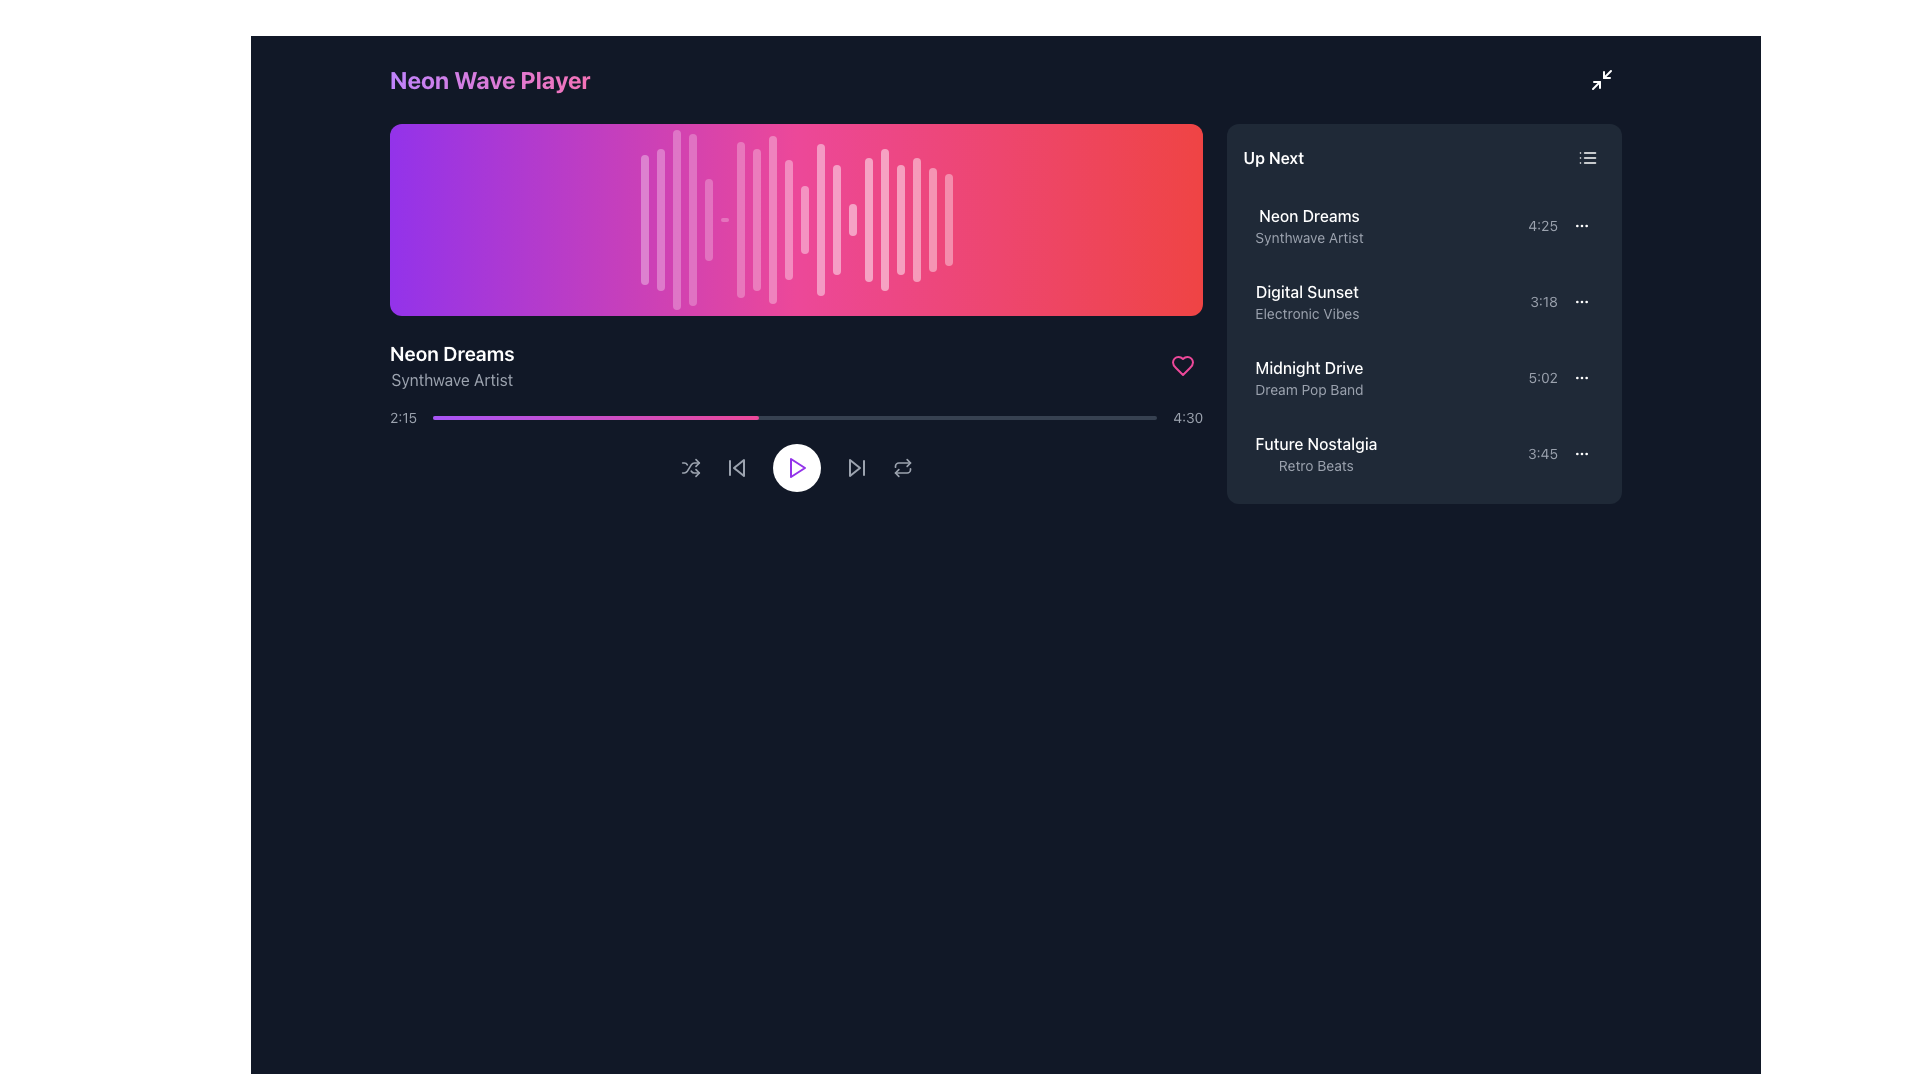  I want to click on the button located in the top-right corner of the 'Up Next' section, so click(1587, 157).